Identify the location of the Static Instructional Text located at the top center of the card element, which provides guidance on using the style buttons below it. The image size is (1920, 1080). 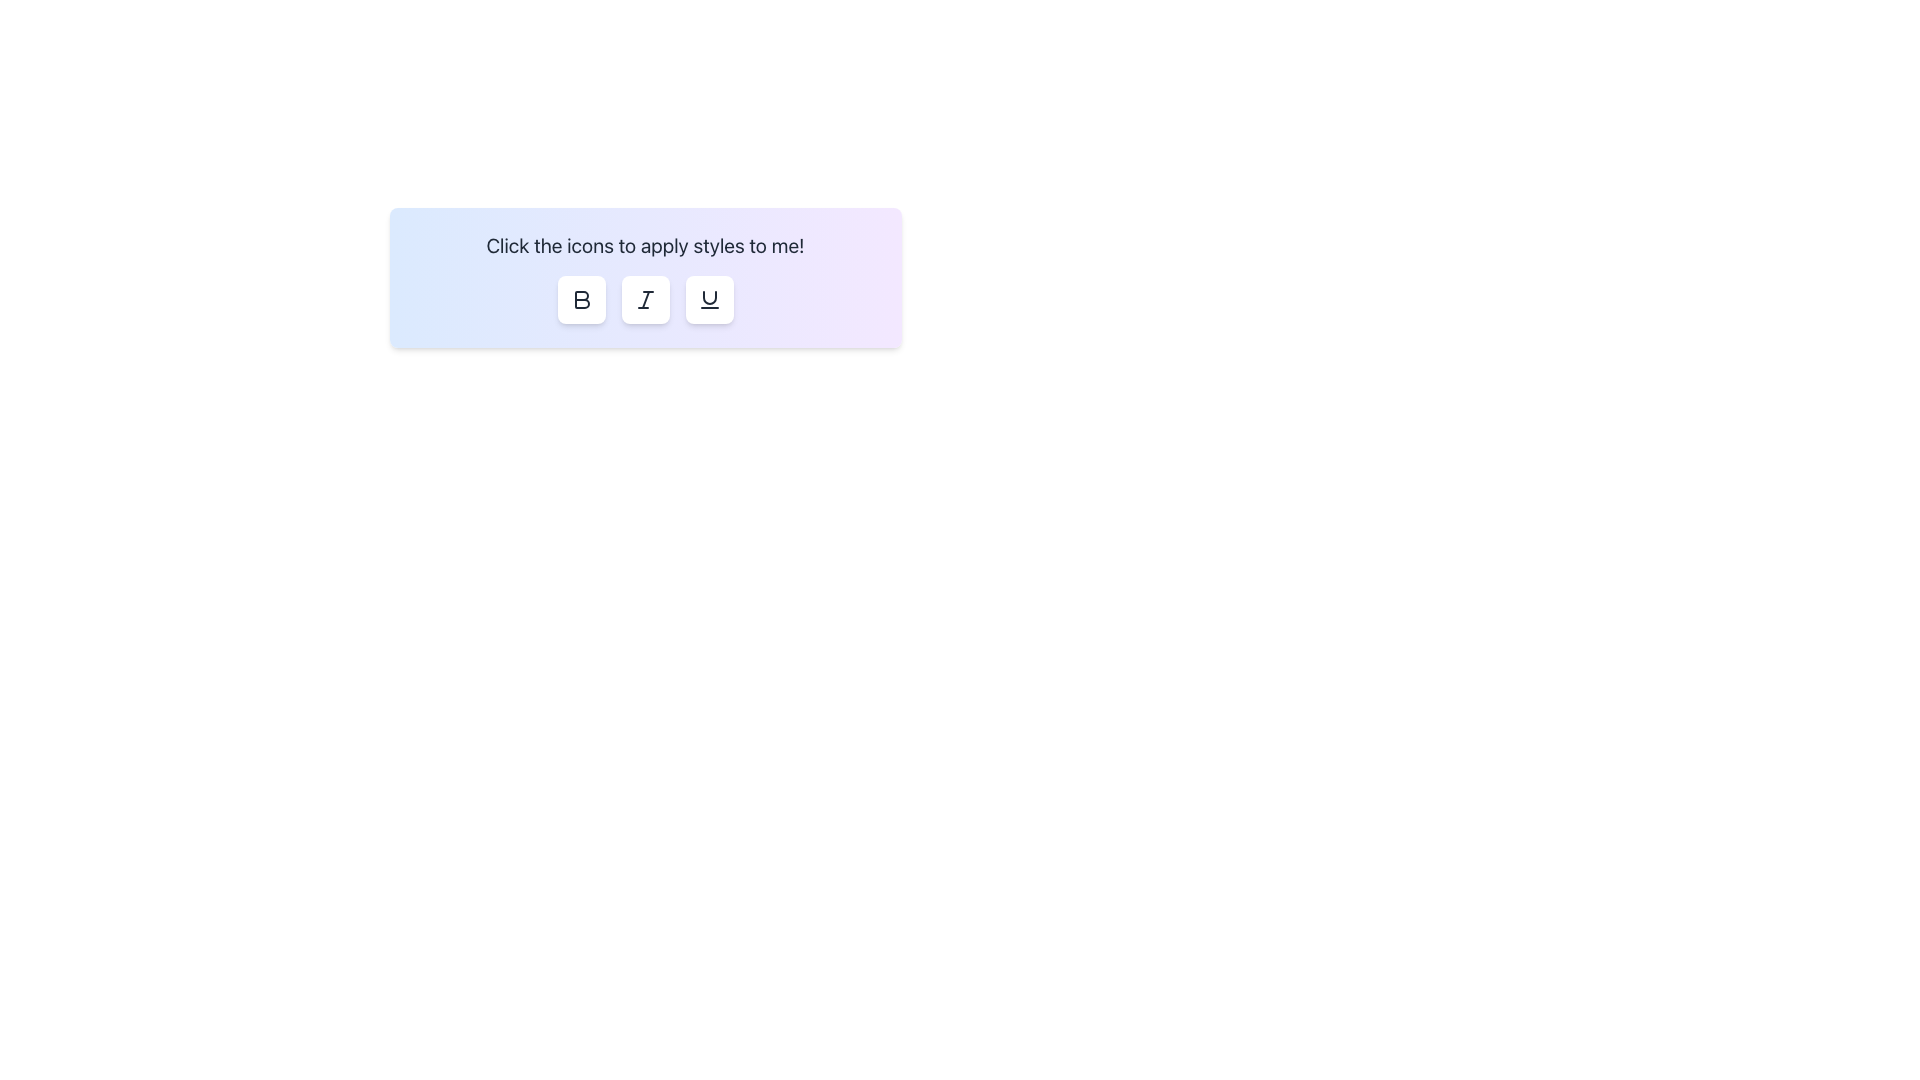
(645, 245).